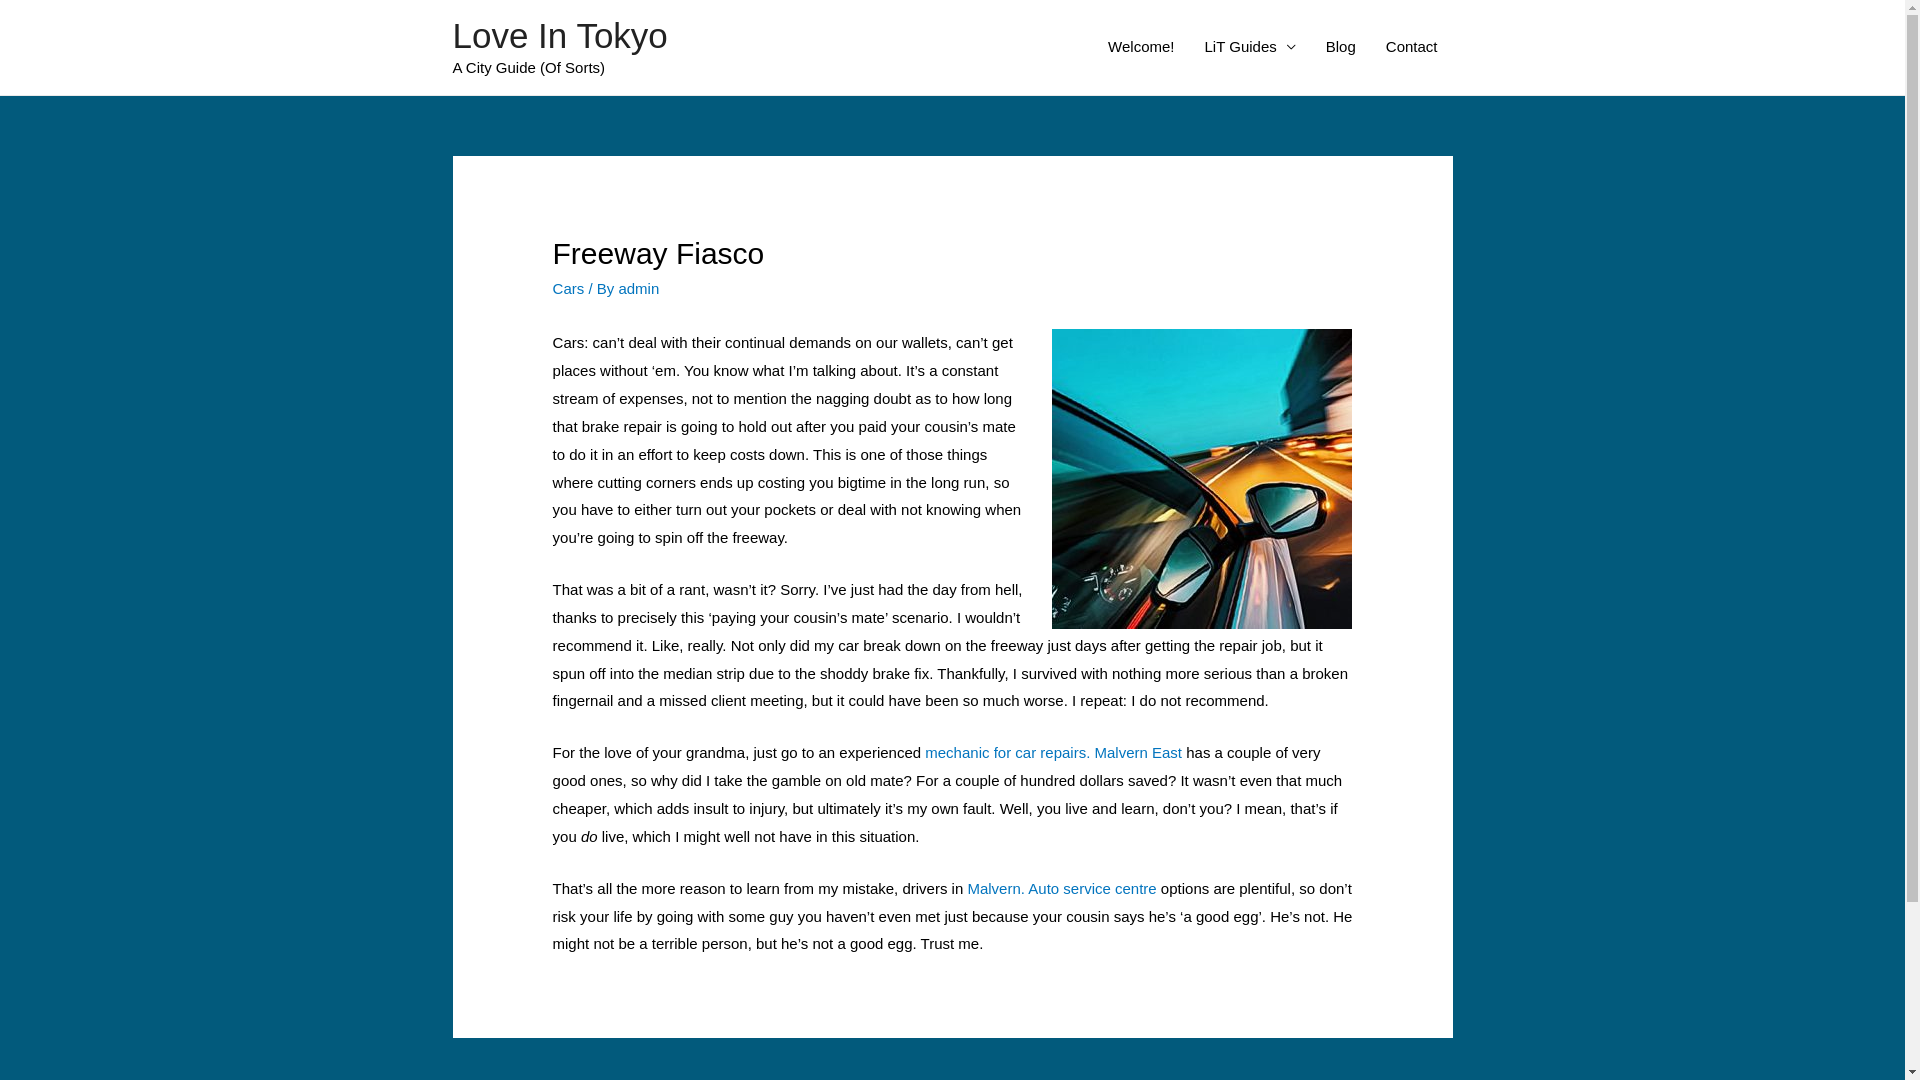 The image size is (1920, 1080). What do you see at coordinates (1249, 45) in the screenshot?
I see `'LiT Guides'` at bounding box center [1249, 45].